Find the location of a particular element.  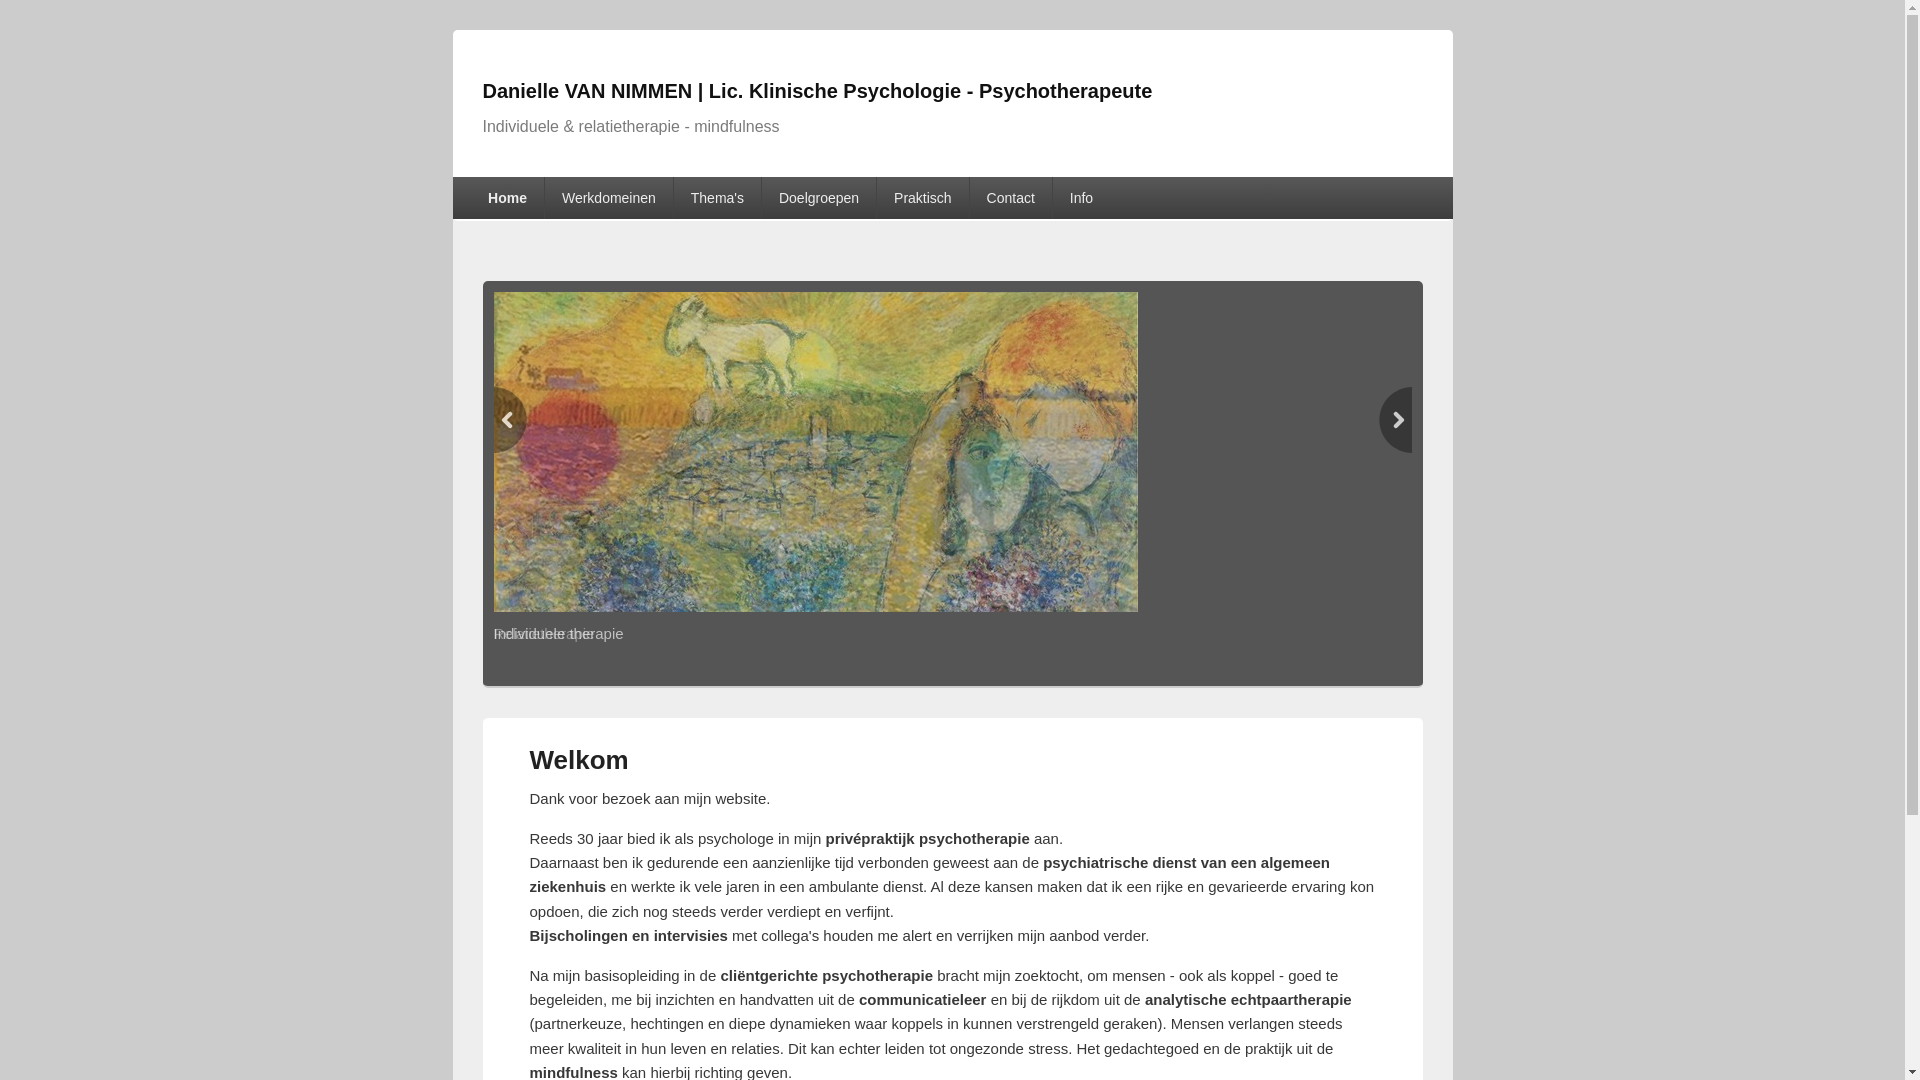

'Home' is located at coordinates (507, 197).